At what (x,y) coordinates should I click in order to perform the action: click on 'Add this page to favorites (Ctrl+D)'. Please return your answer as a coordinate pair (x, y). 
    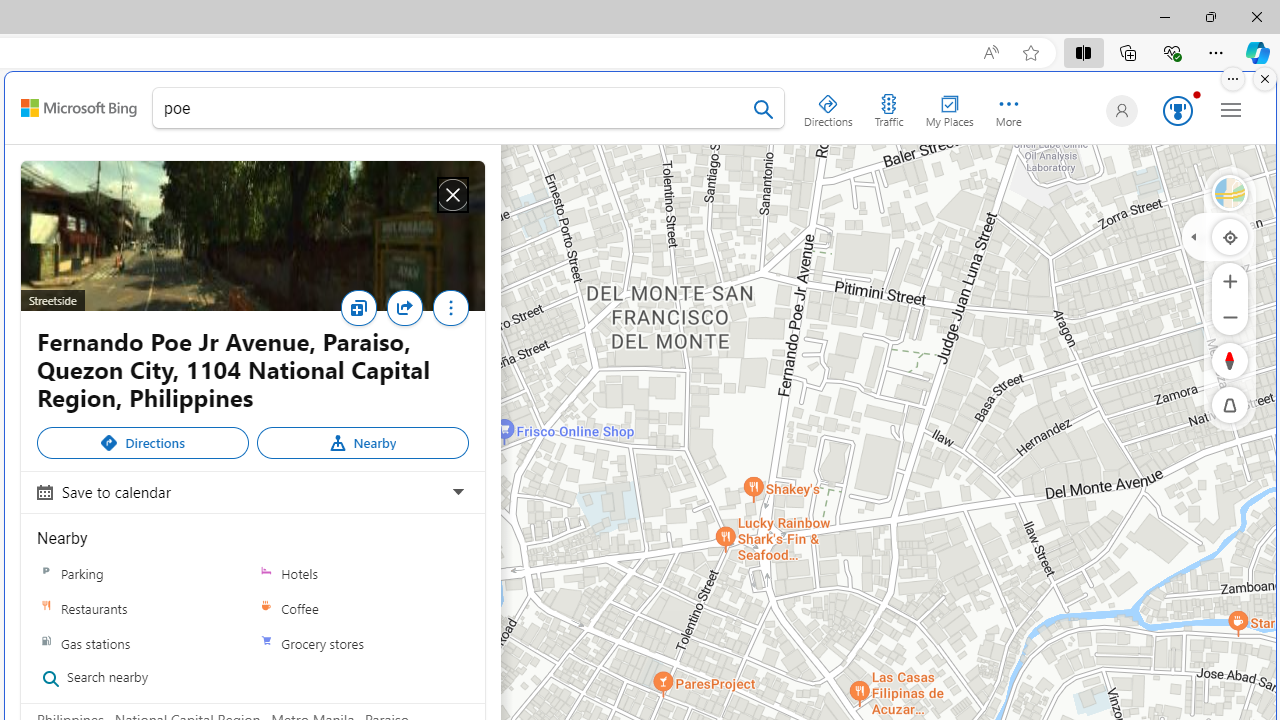
    Looking at the image, I should click on (1031, 52).